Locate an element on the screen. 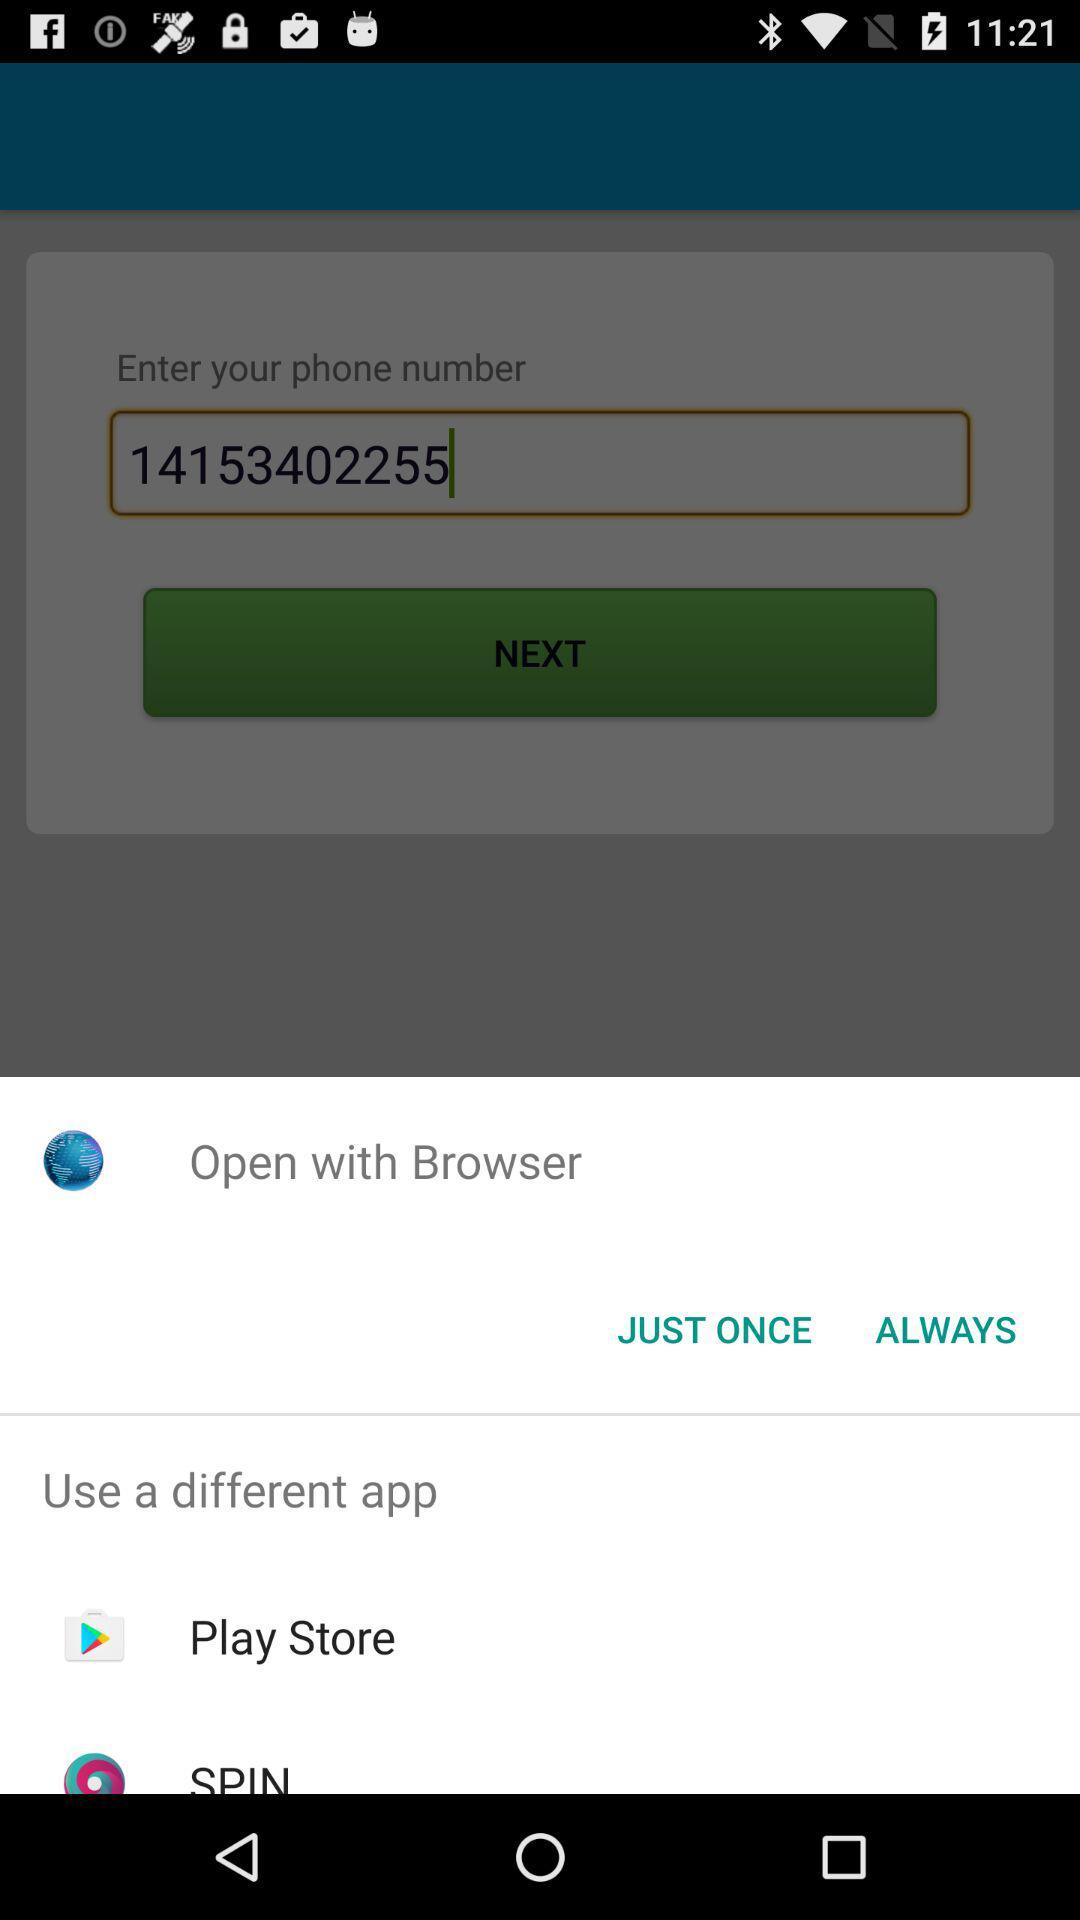 The image size is (1080, 1920). the app below the open with browser is located at coordinates (945, 1329).